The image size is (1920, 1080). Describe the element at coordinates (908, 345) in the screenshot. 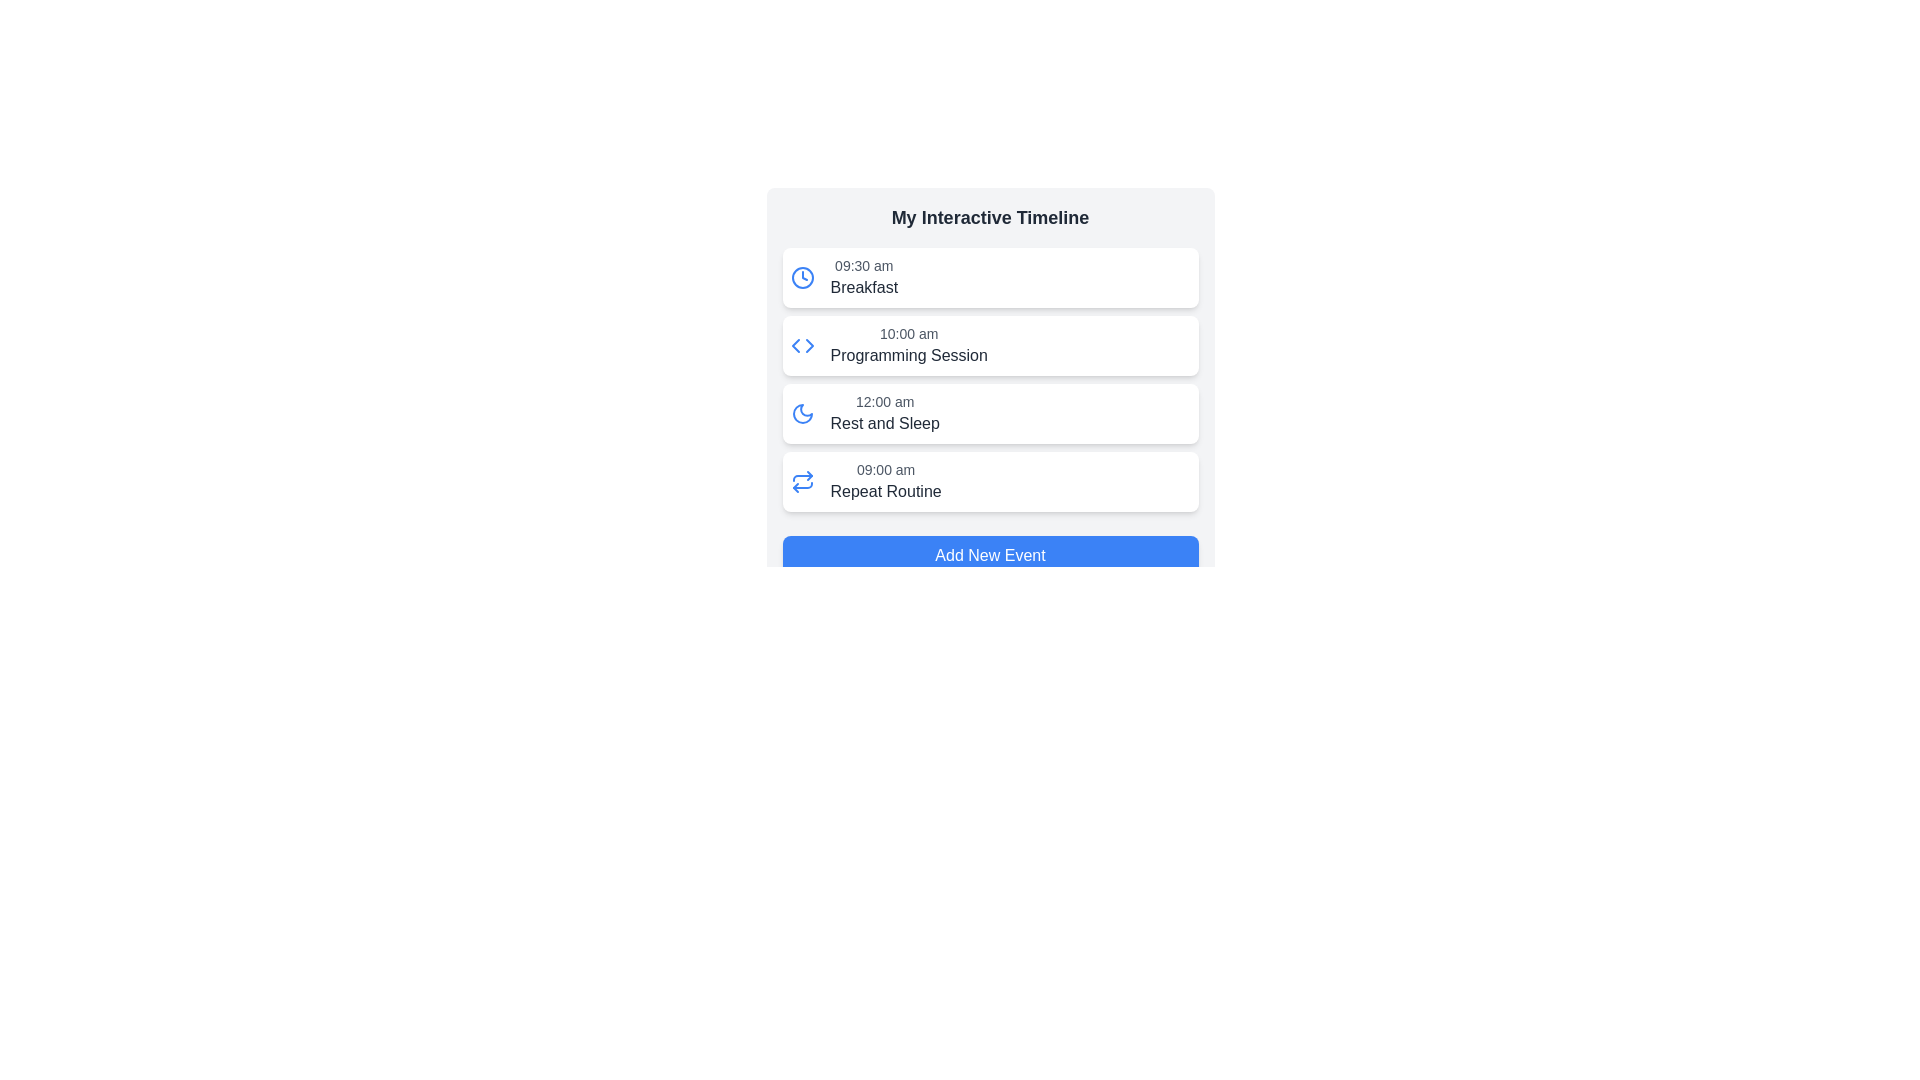

I see `the scheduled event text label indicating the time and title of the event, which is the second entry in the interactive timeline between '09:30 am Breakfast' and '12:00 am Rest and Sleep'` at that location.